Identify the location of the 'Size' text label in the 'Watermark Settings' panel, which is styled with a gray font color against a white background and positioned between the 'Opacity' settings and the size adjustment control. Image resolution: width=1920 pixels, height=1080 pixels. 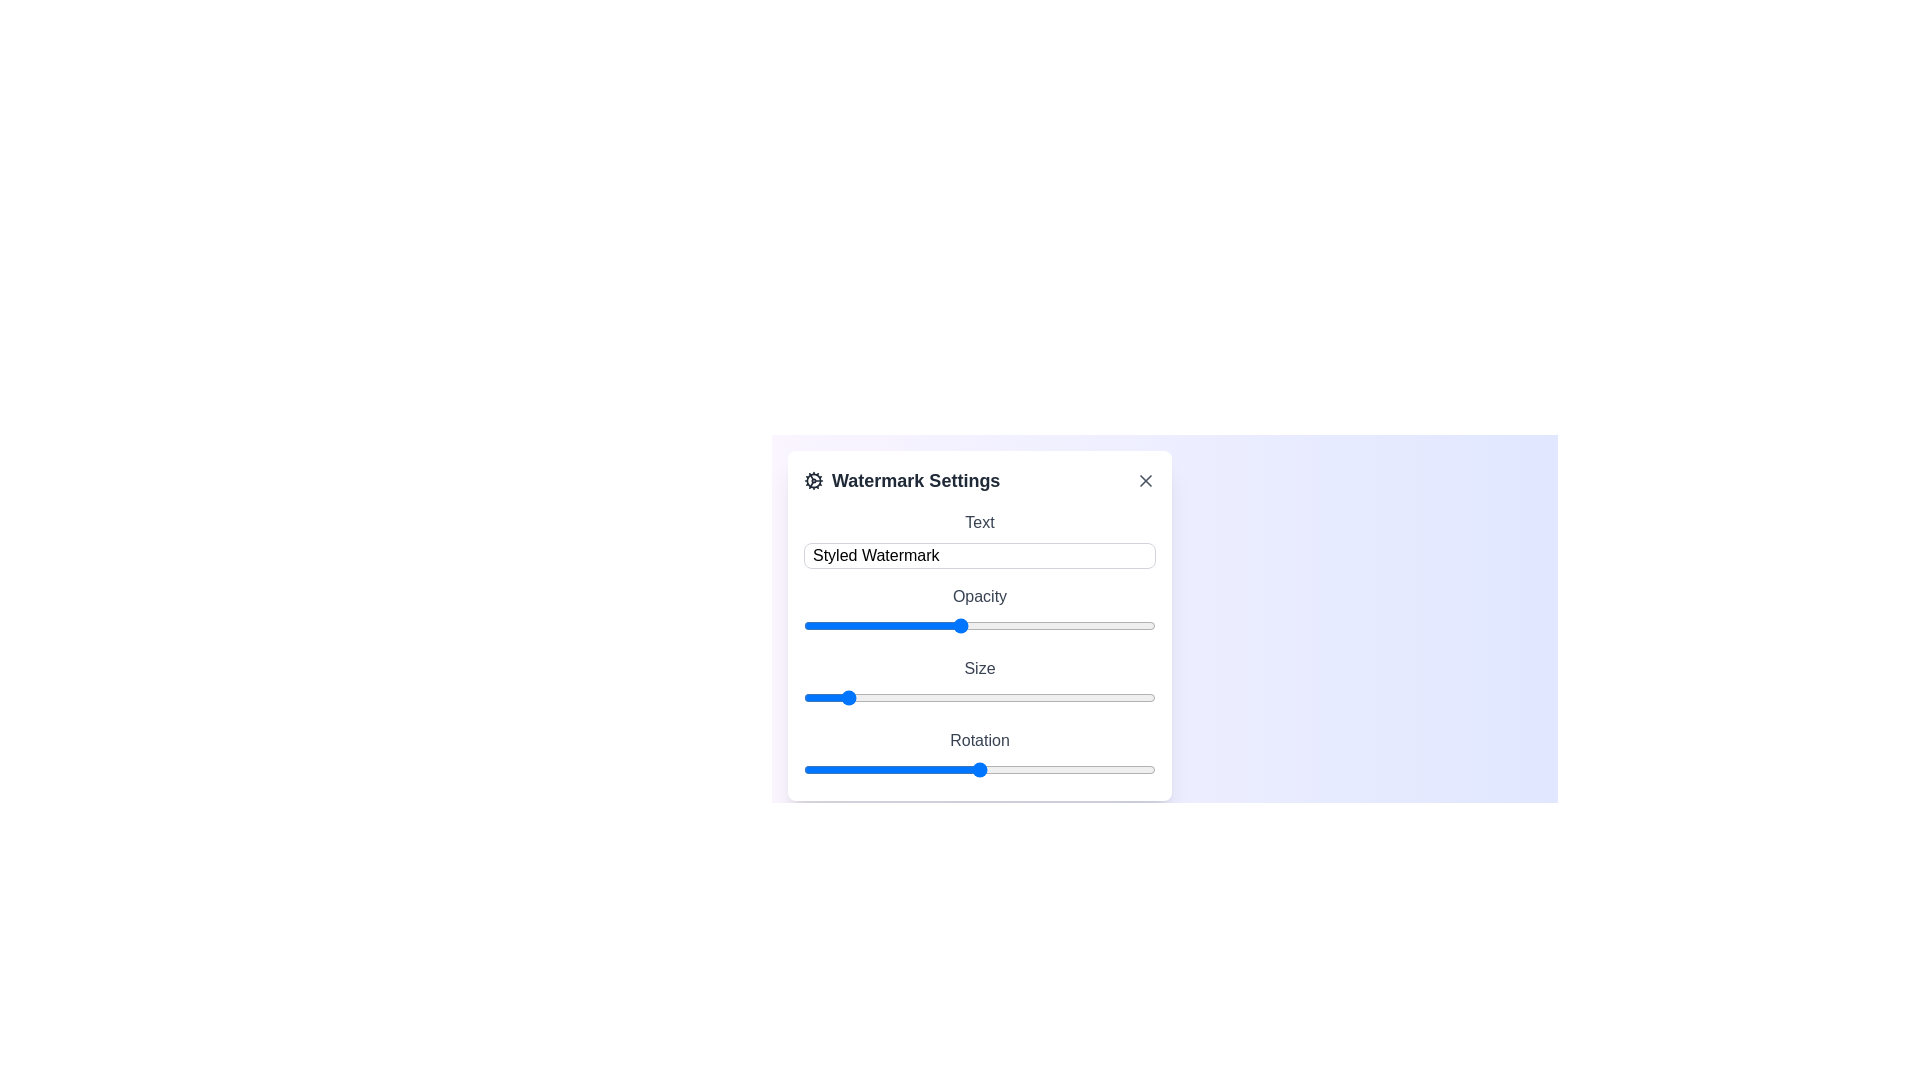
(979, 668).